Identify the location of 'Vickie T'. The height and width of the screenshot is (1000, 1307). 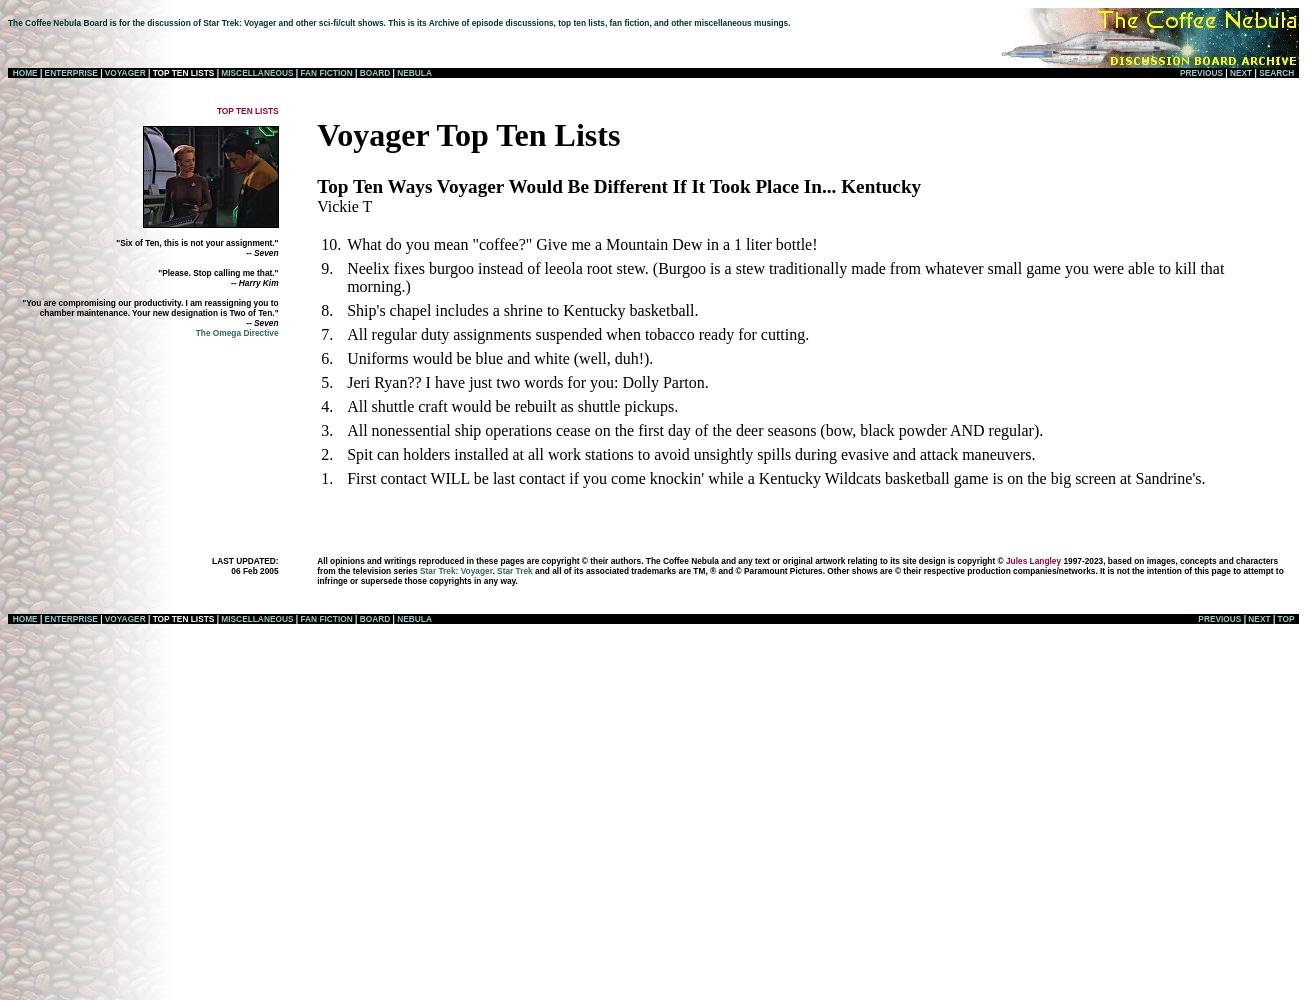
(344, 204).